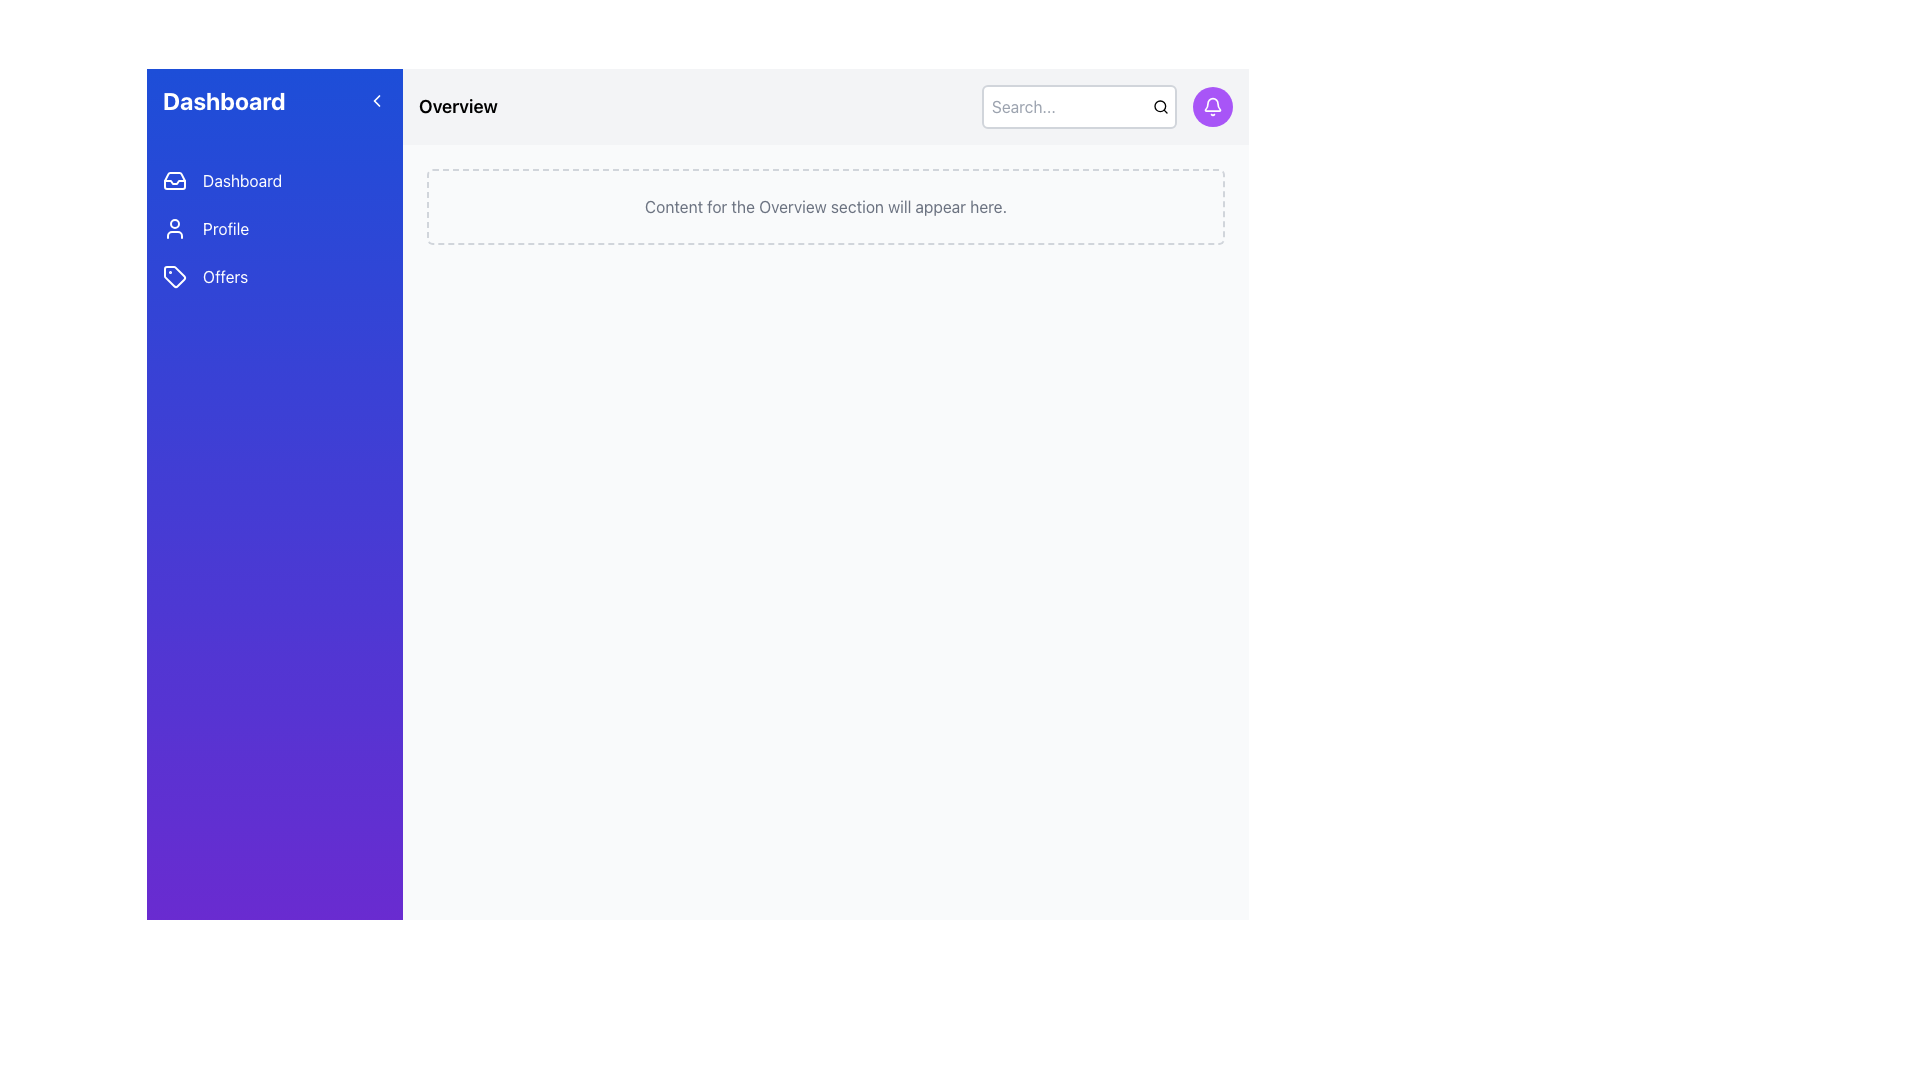  I want to click on the leftward chevron arrow icon button located on a blue background in the top-right corner of the sidebar, so click(377, 100).